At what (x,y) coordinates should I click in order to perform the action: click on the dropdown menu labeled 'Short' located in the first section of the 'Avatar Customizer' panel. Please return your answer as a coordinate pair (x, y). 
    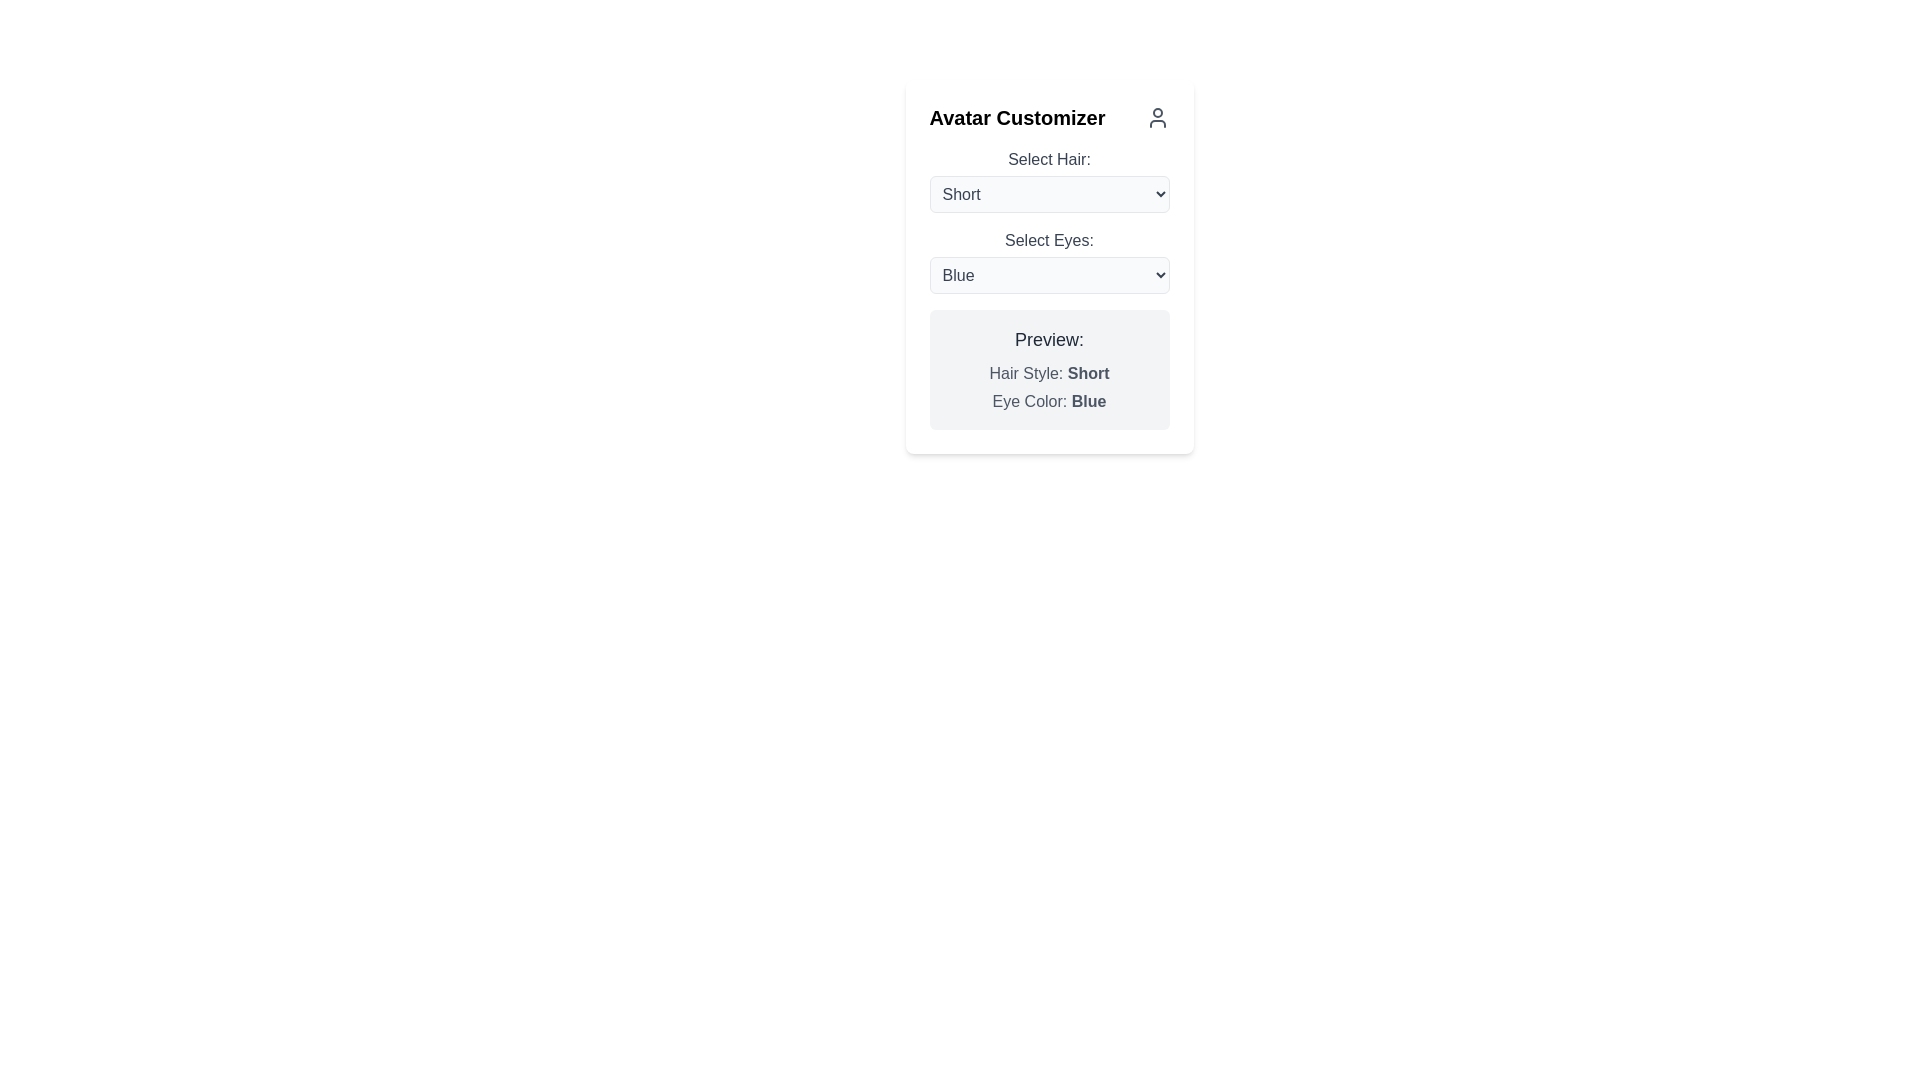
    Looking at the image, I should click on (1048, 194).